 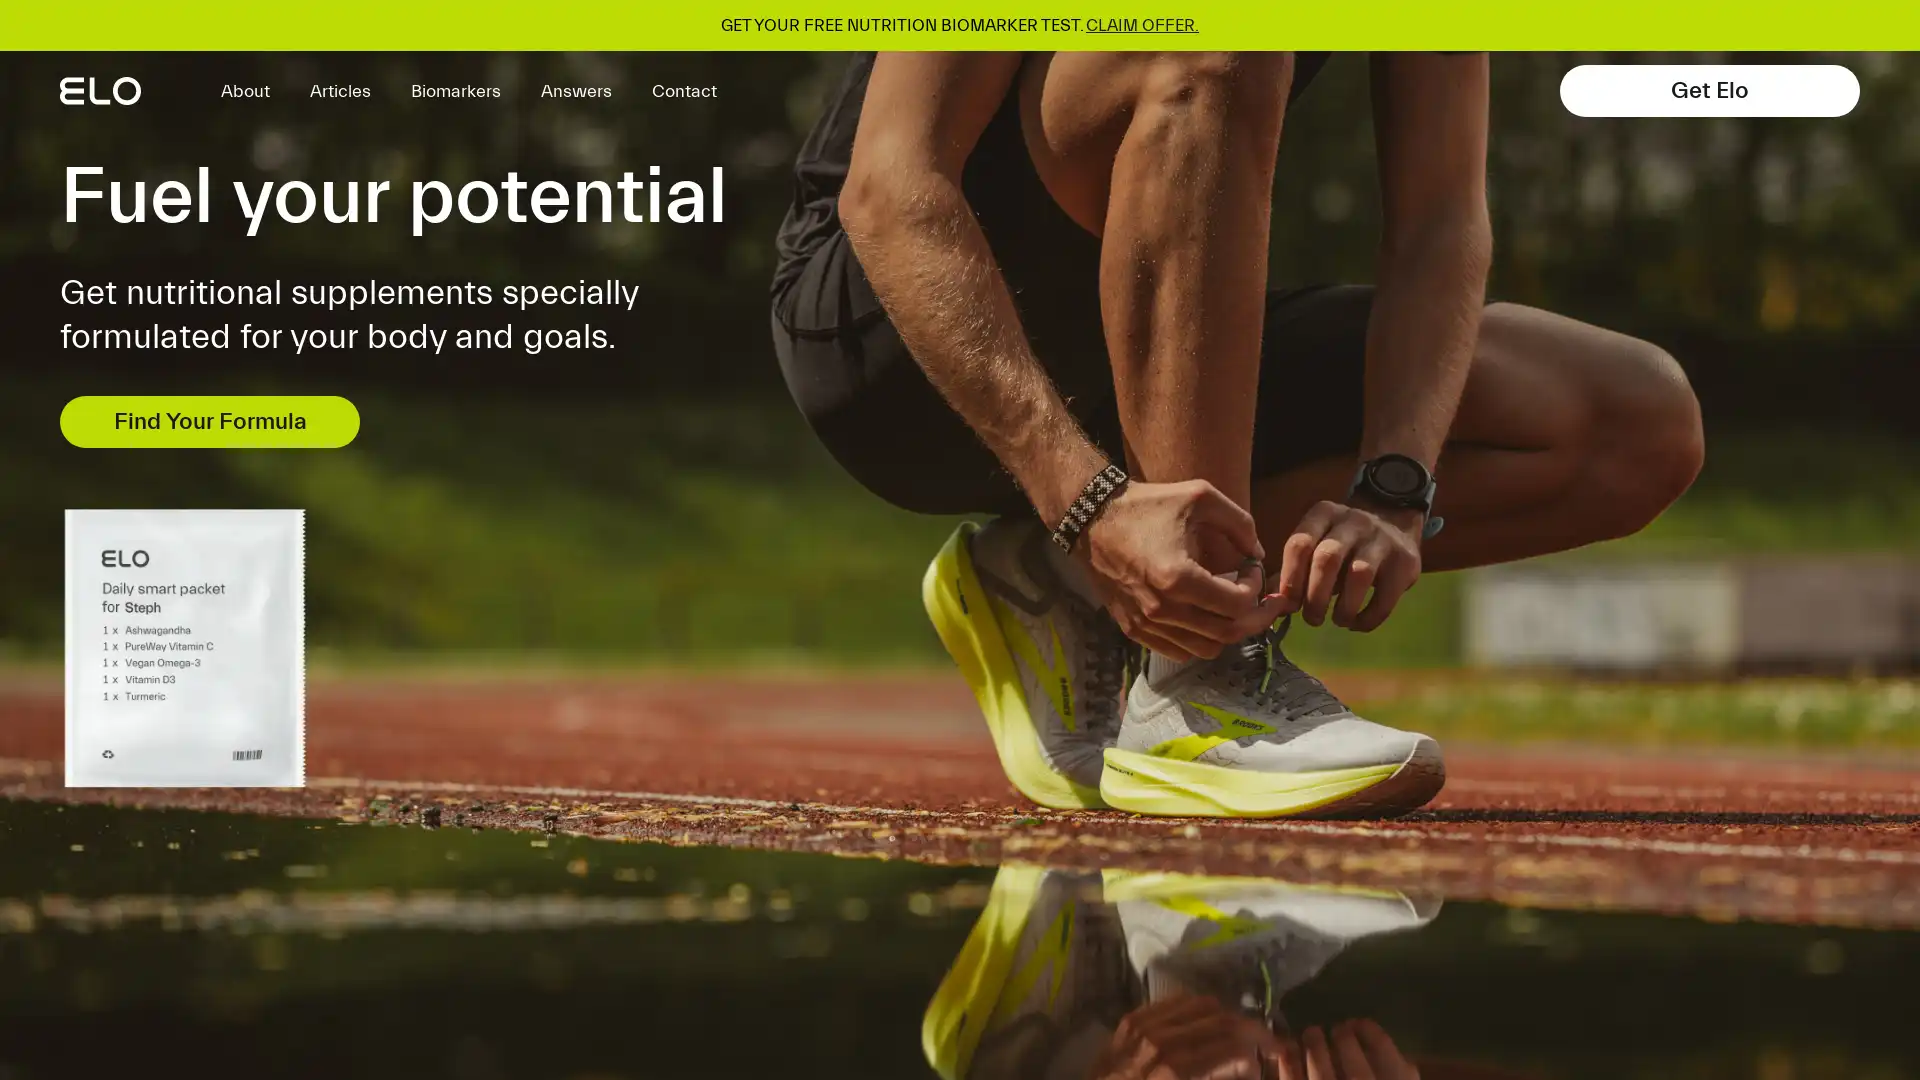 What do you see at coordinates (1708, 91) in the screenshot?
I see `Get Elo` at bounding box center [1708, 91].